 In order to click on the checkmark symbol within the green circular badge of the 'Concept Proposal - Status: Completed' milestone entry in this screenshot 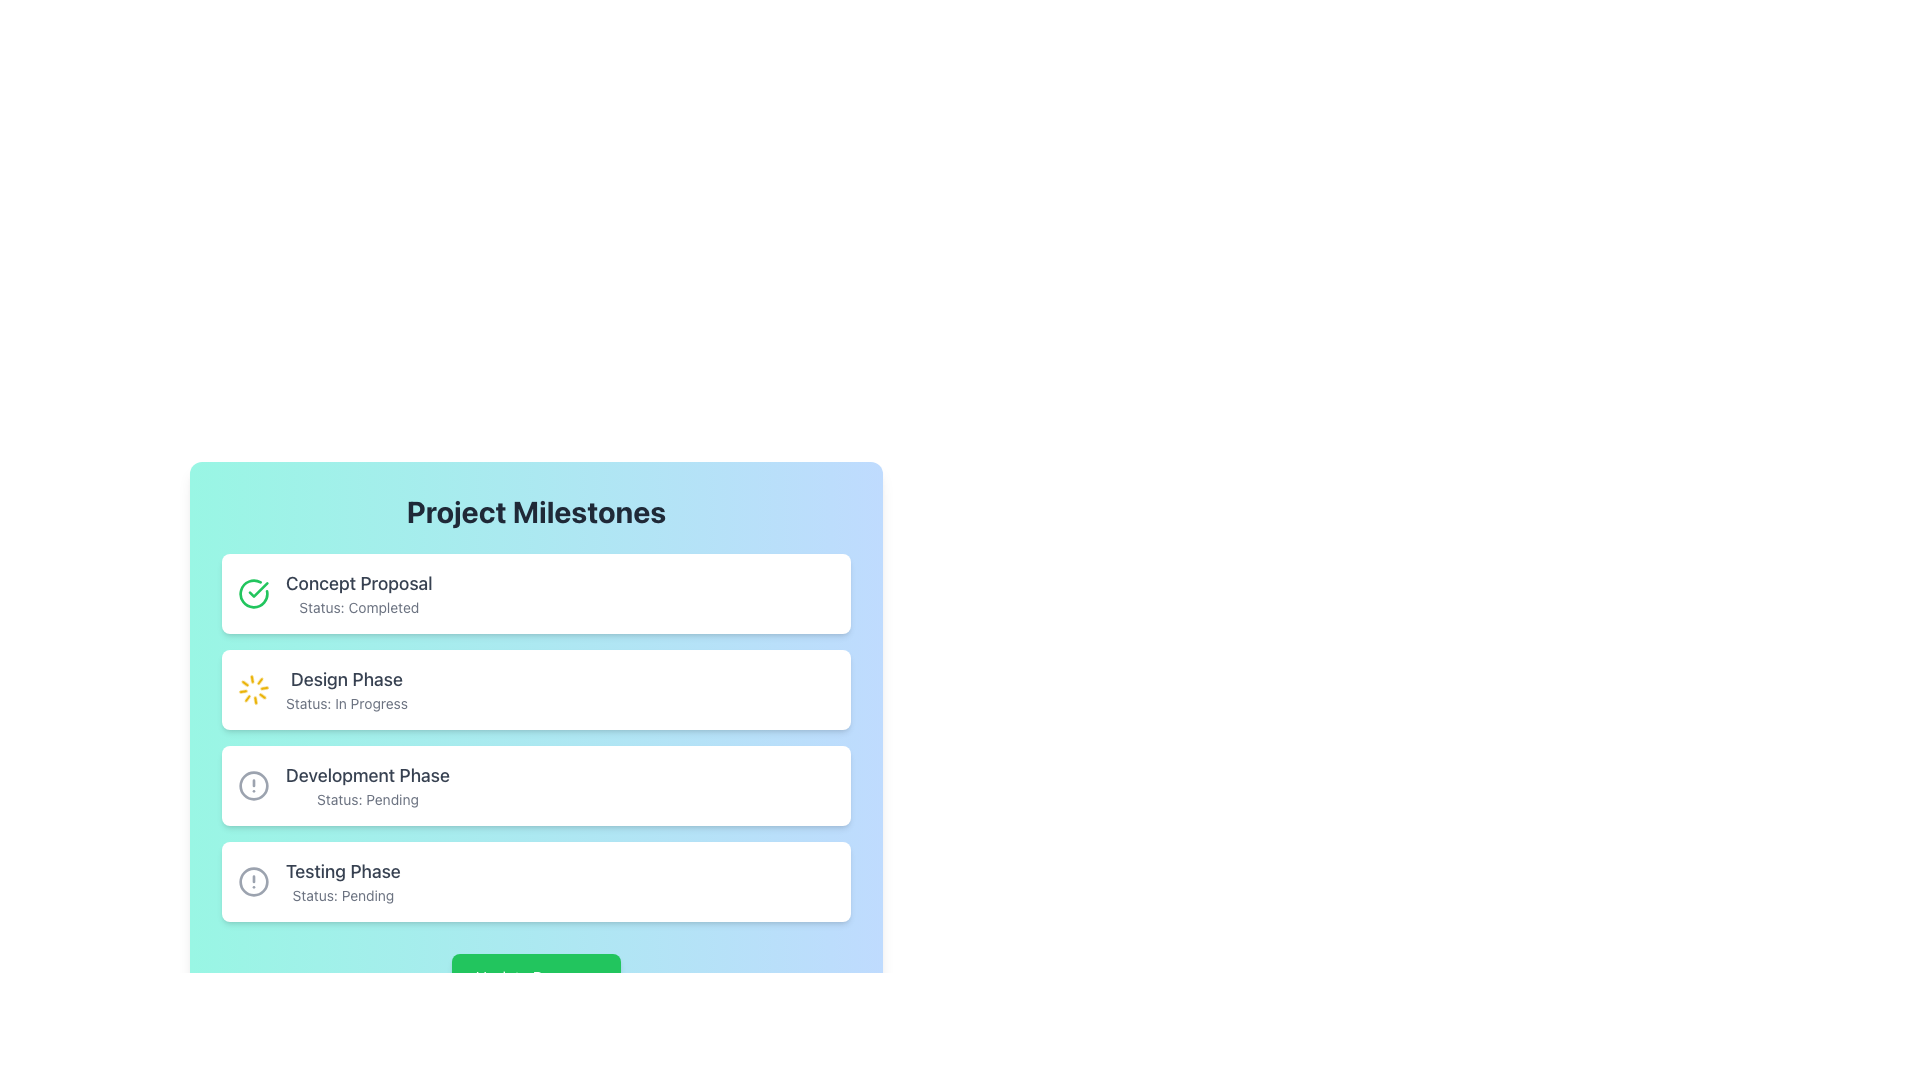, I will do `click(257, 589)`.